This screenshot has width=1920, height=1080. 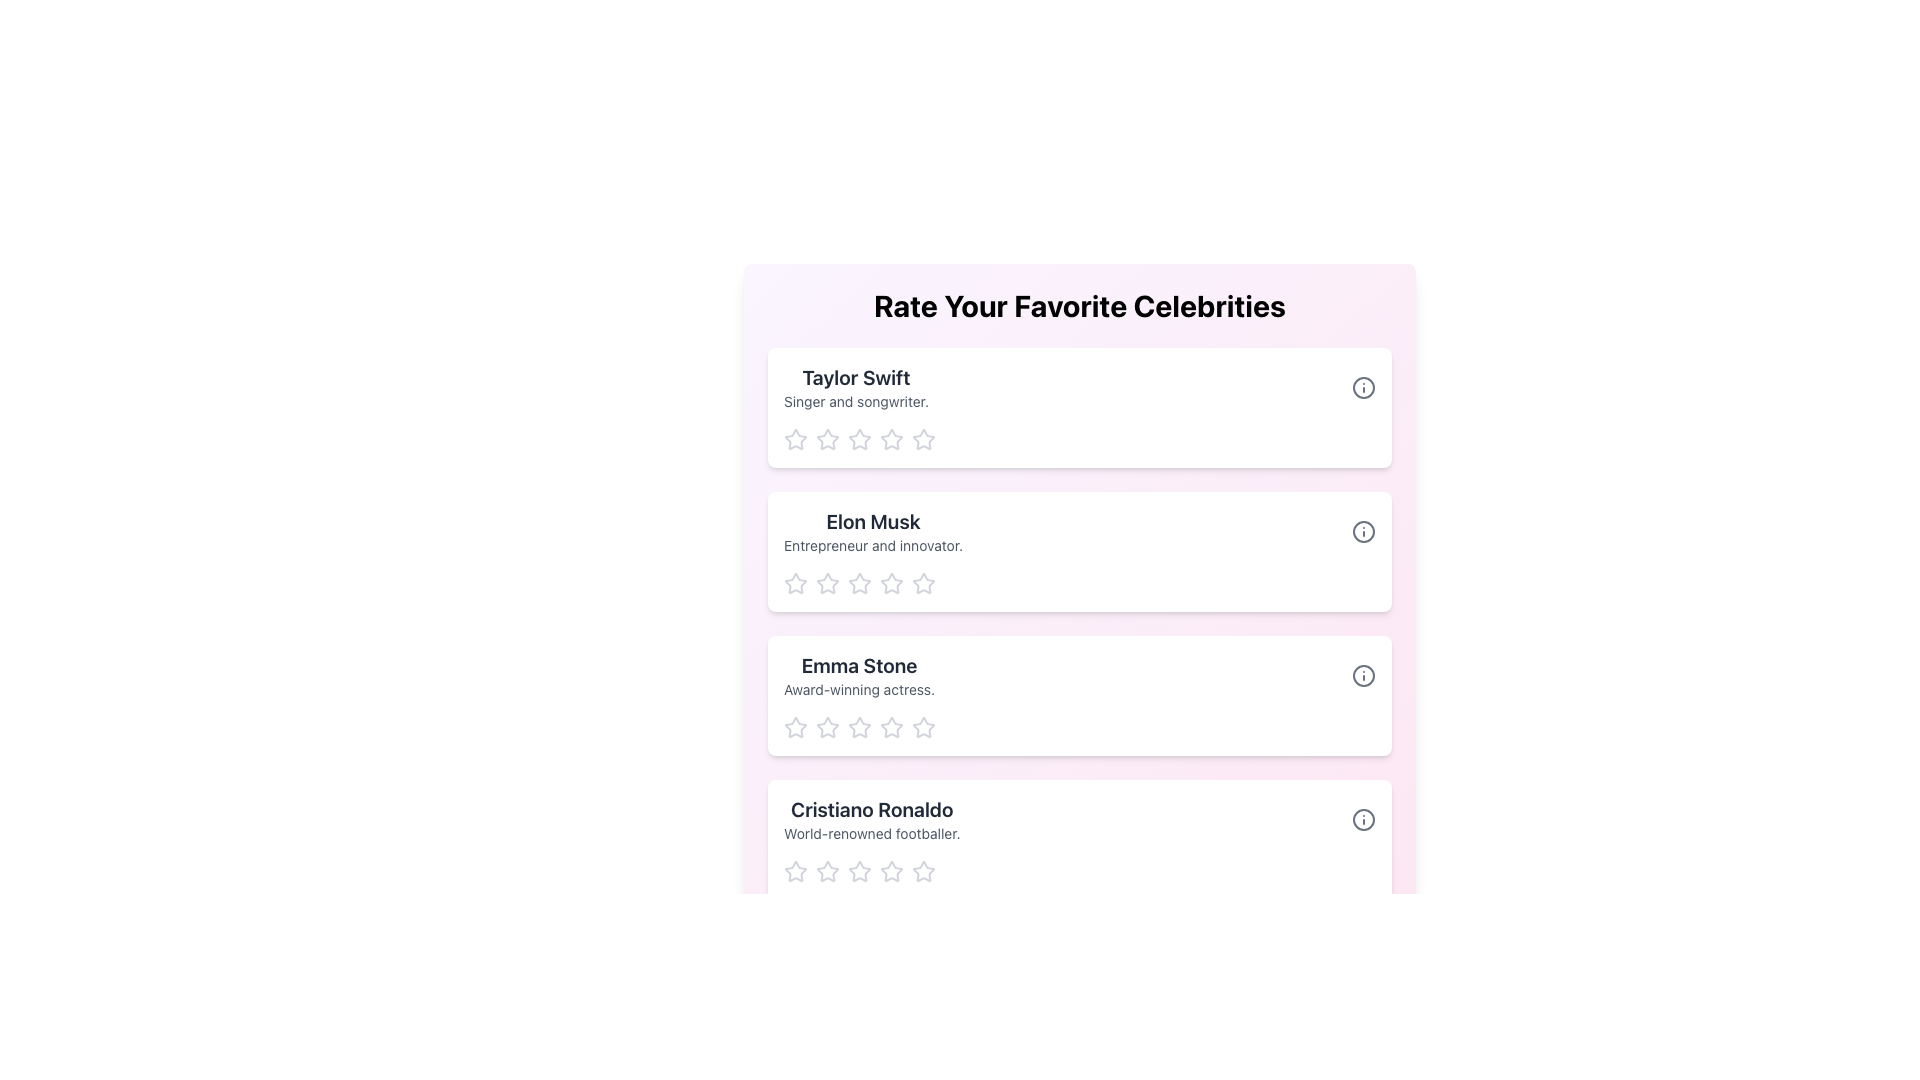 I want to click on the pointer across the first star icon in the star rating widget under the 'Elon Musk' section, so click(x=795, y=583).